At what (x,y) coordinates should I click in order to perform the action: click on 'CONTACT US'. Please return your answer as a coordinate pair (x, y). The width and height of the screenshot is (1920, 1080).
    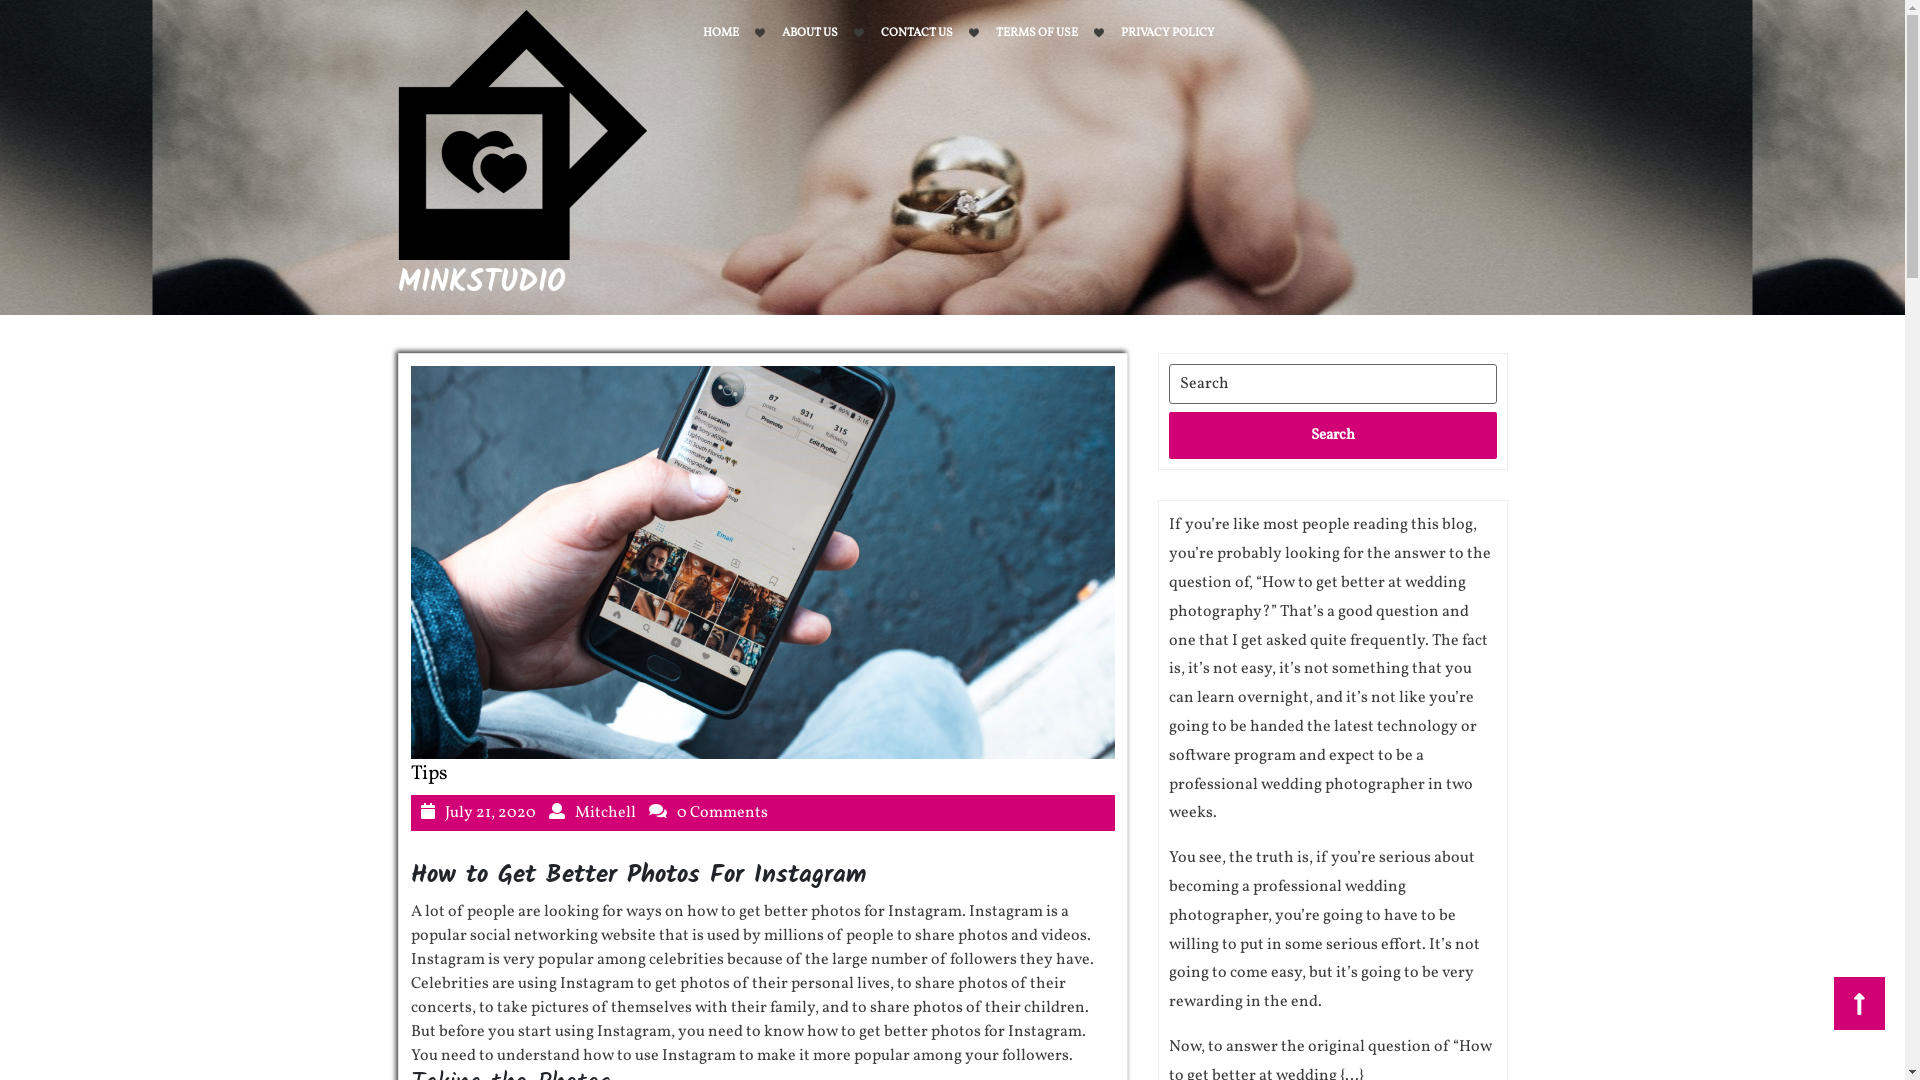
    Looking at the image, I should click on (859, 33).